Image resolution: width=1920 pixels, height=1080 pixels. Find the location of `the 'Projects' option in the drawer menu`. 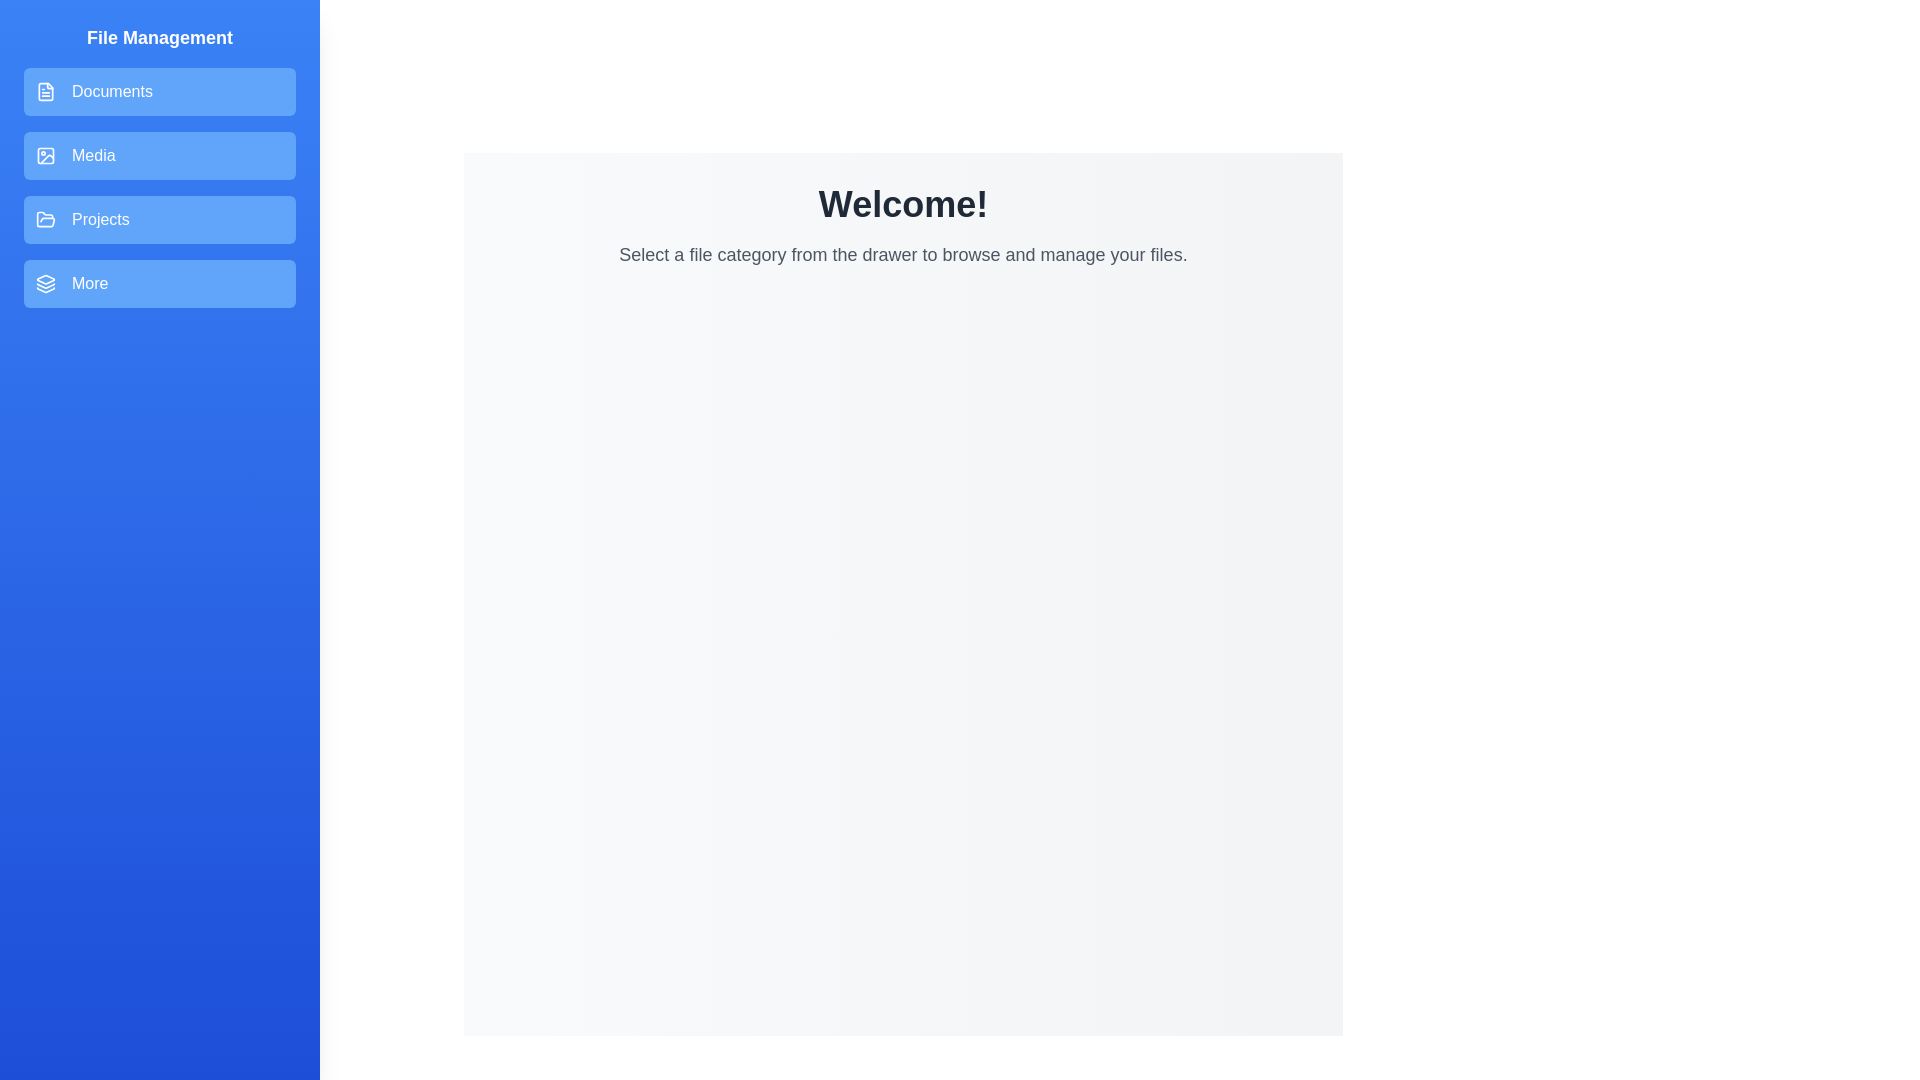

the 'Projects' option in the drawer menu is located at coordinates (158, 219).